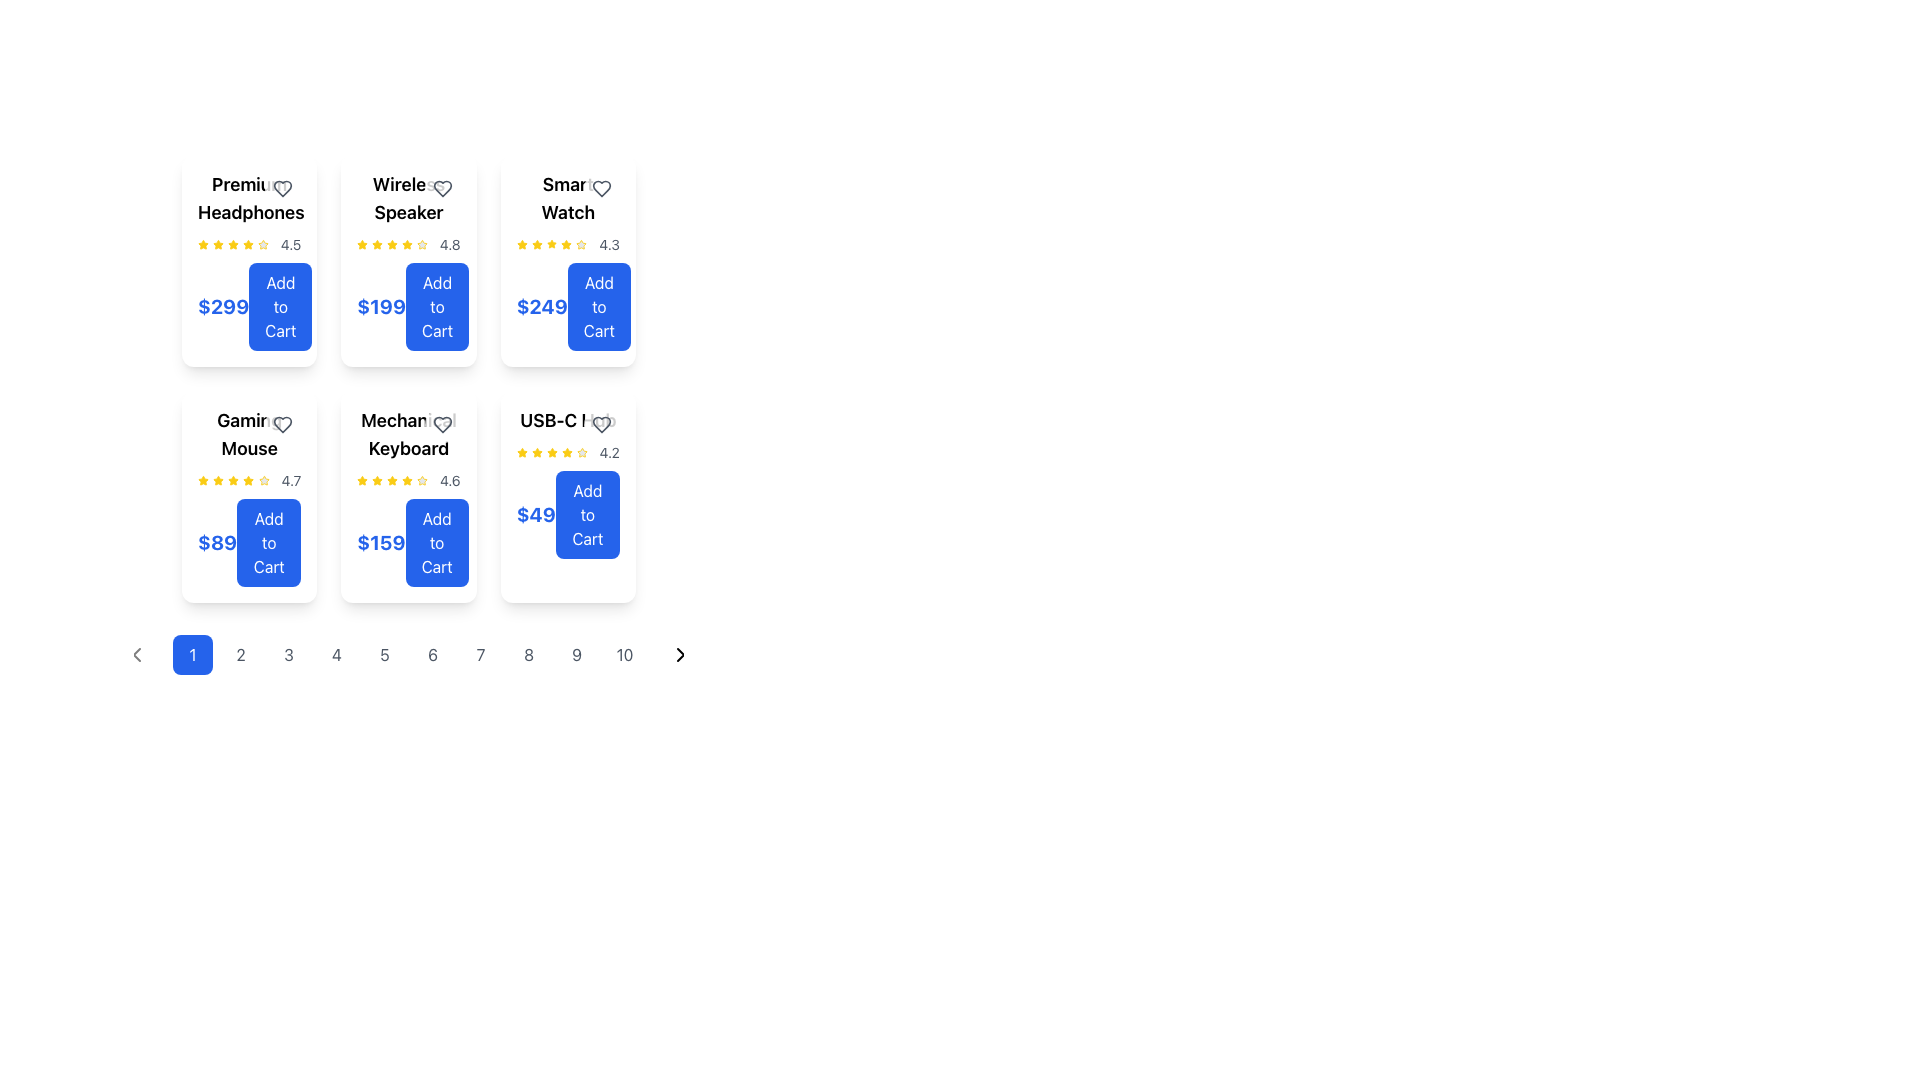 This screenshot has height=1080, width=1920. What do you see at coordinates (279, 307) in the screenshot?
I see `the 'Add to Cart' button for the Premium Headphones, located in the top-left card of the grid layout` at bounding box center [279, 307].